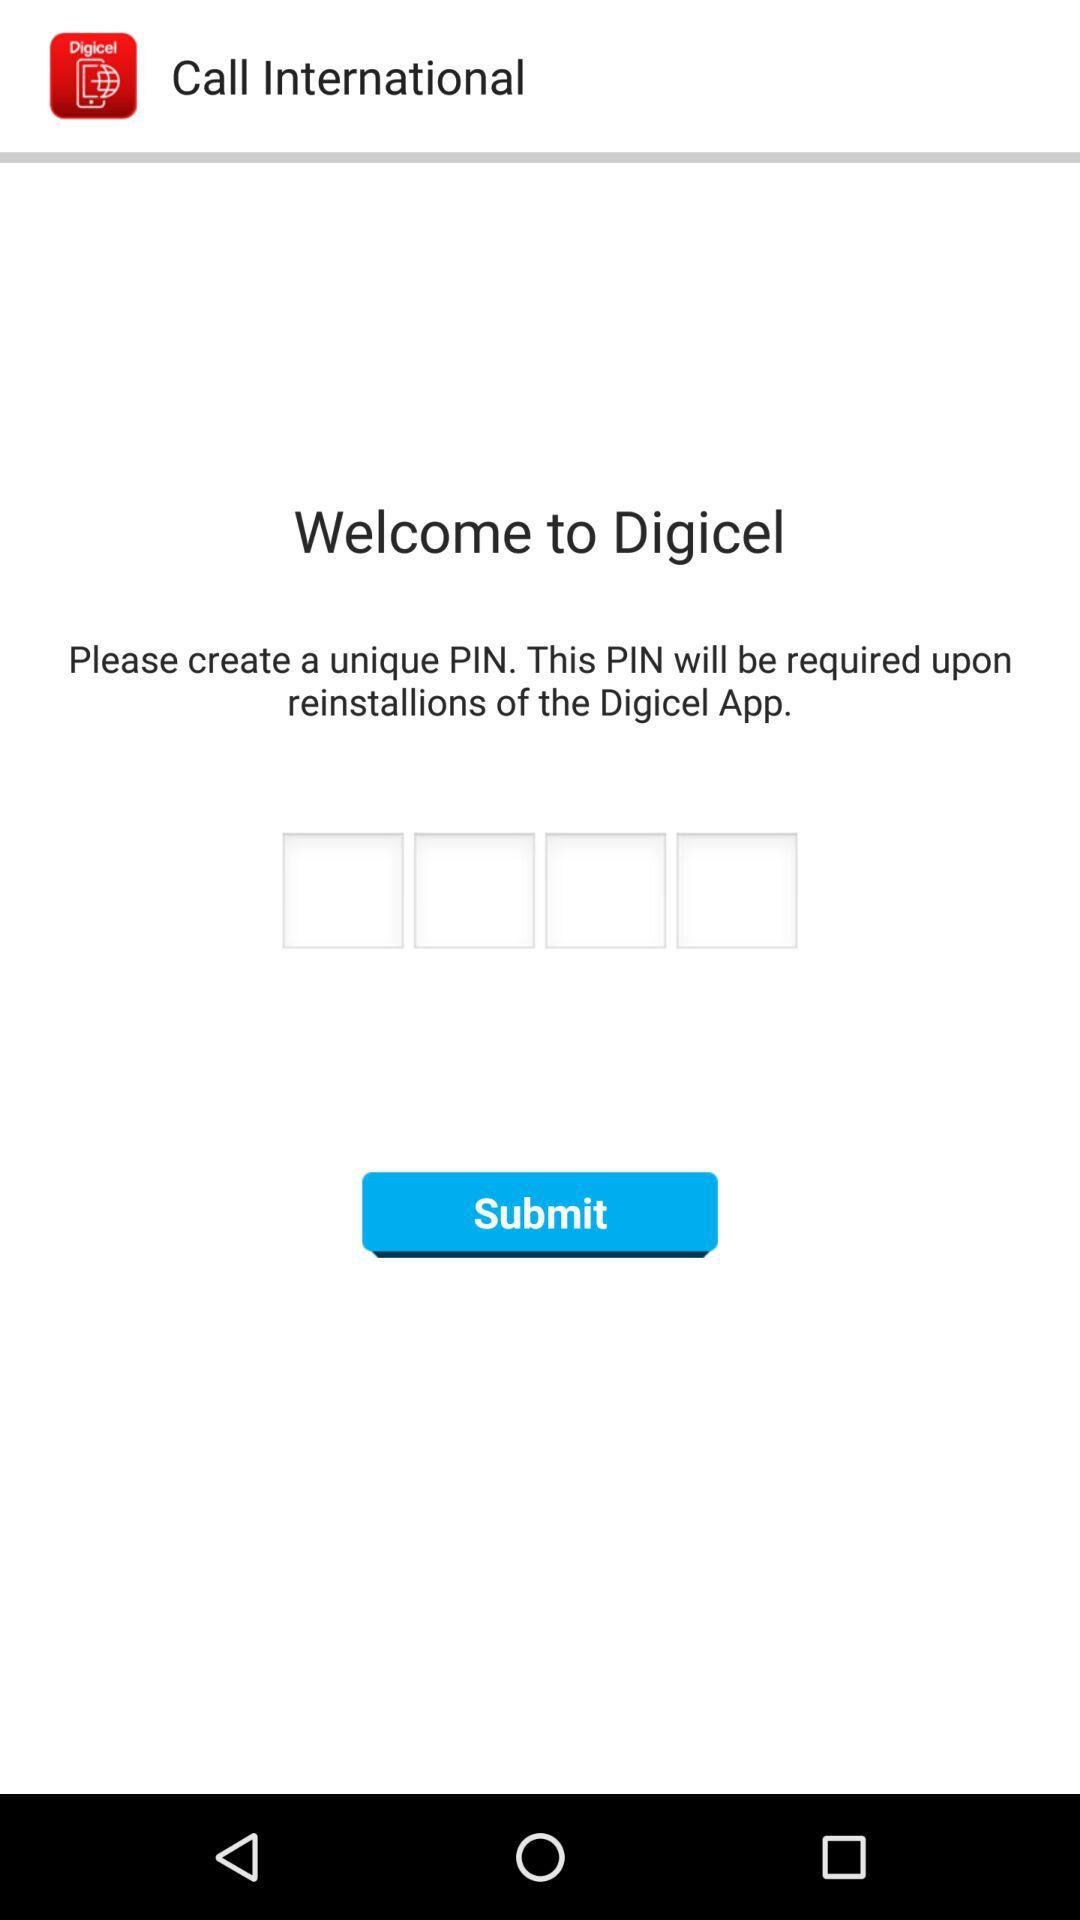 The height and width of the screenshot is (1920, 1080). What do you see at coordinates (342, 895) in the screenshot?
I see `digit for pin` at bounding box center [342, 895].